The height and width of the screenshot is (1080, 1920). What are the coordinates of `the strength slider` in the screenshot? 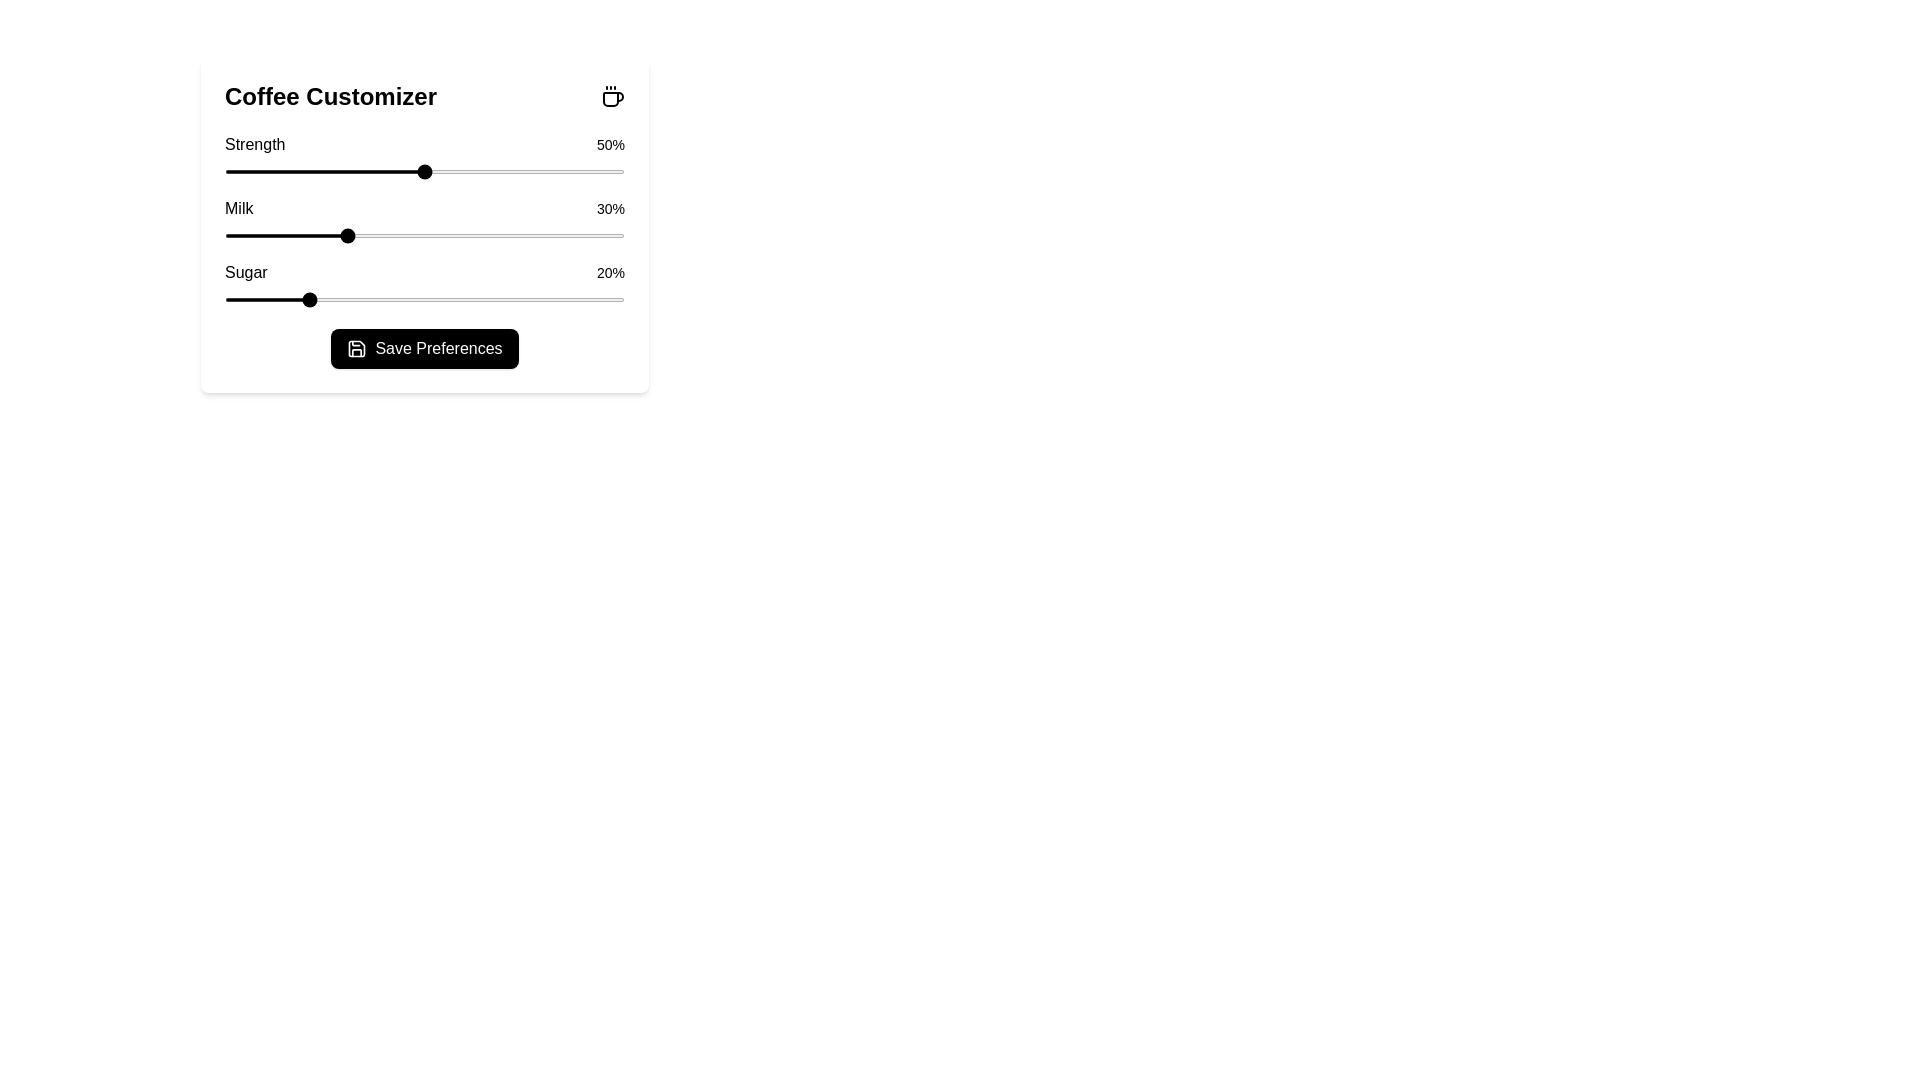 It's located at (248, 171).